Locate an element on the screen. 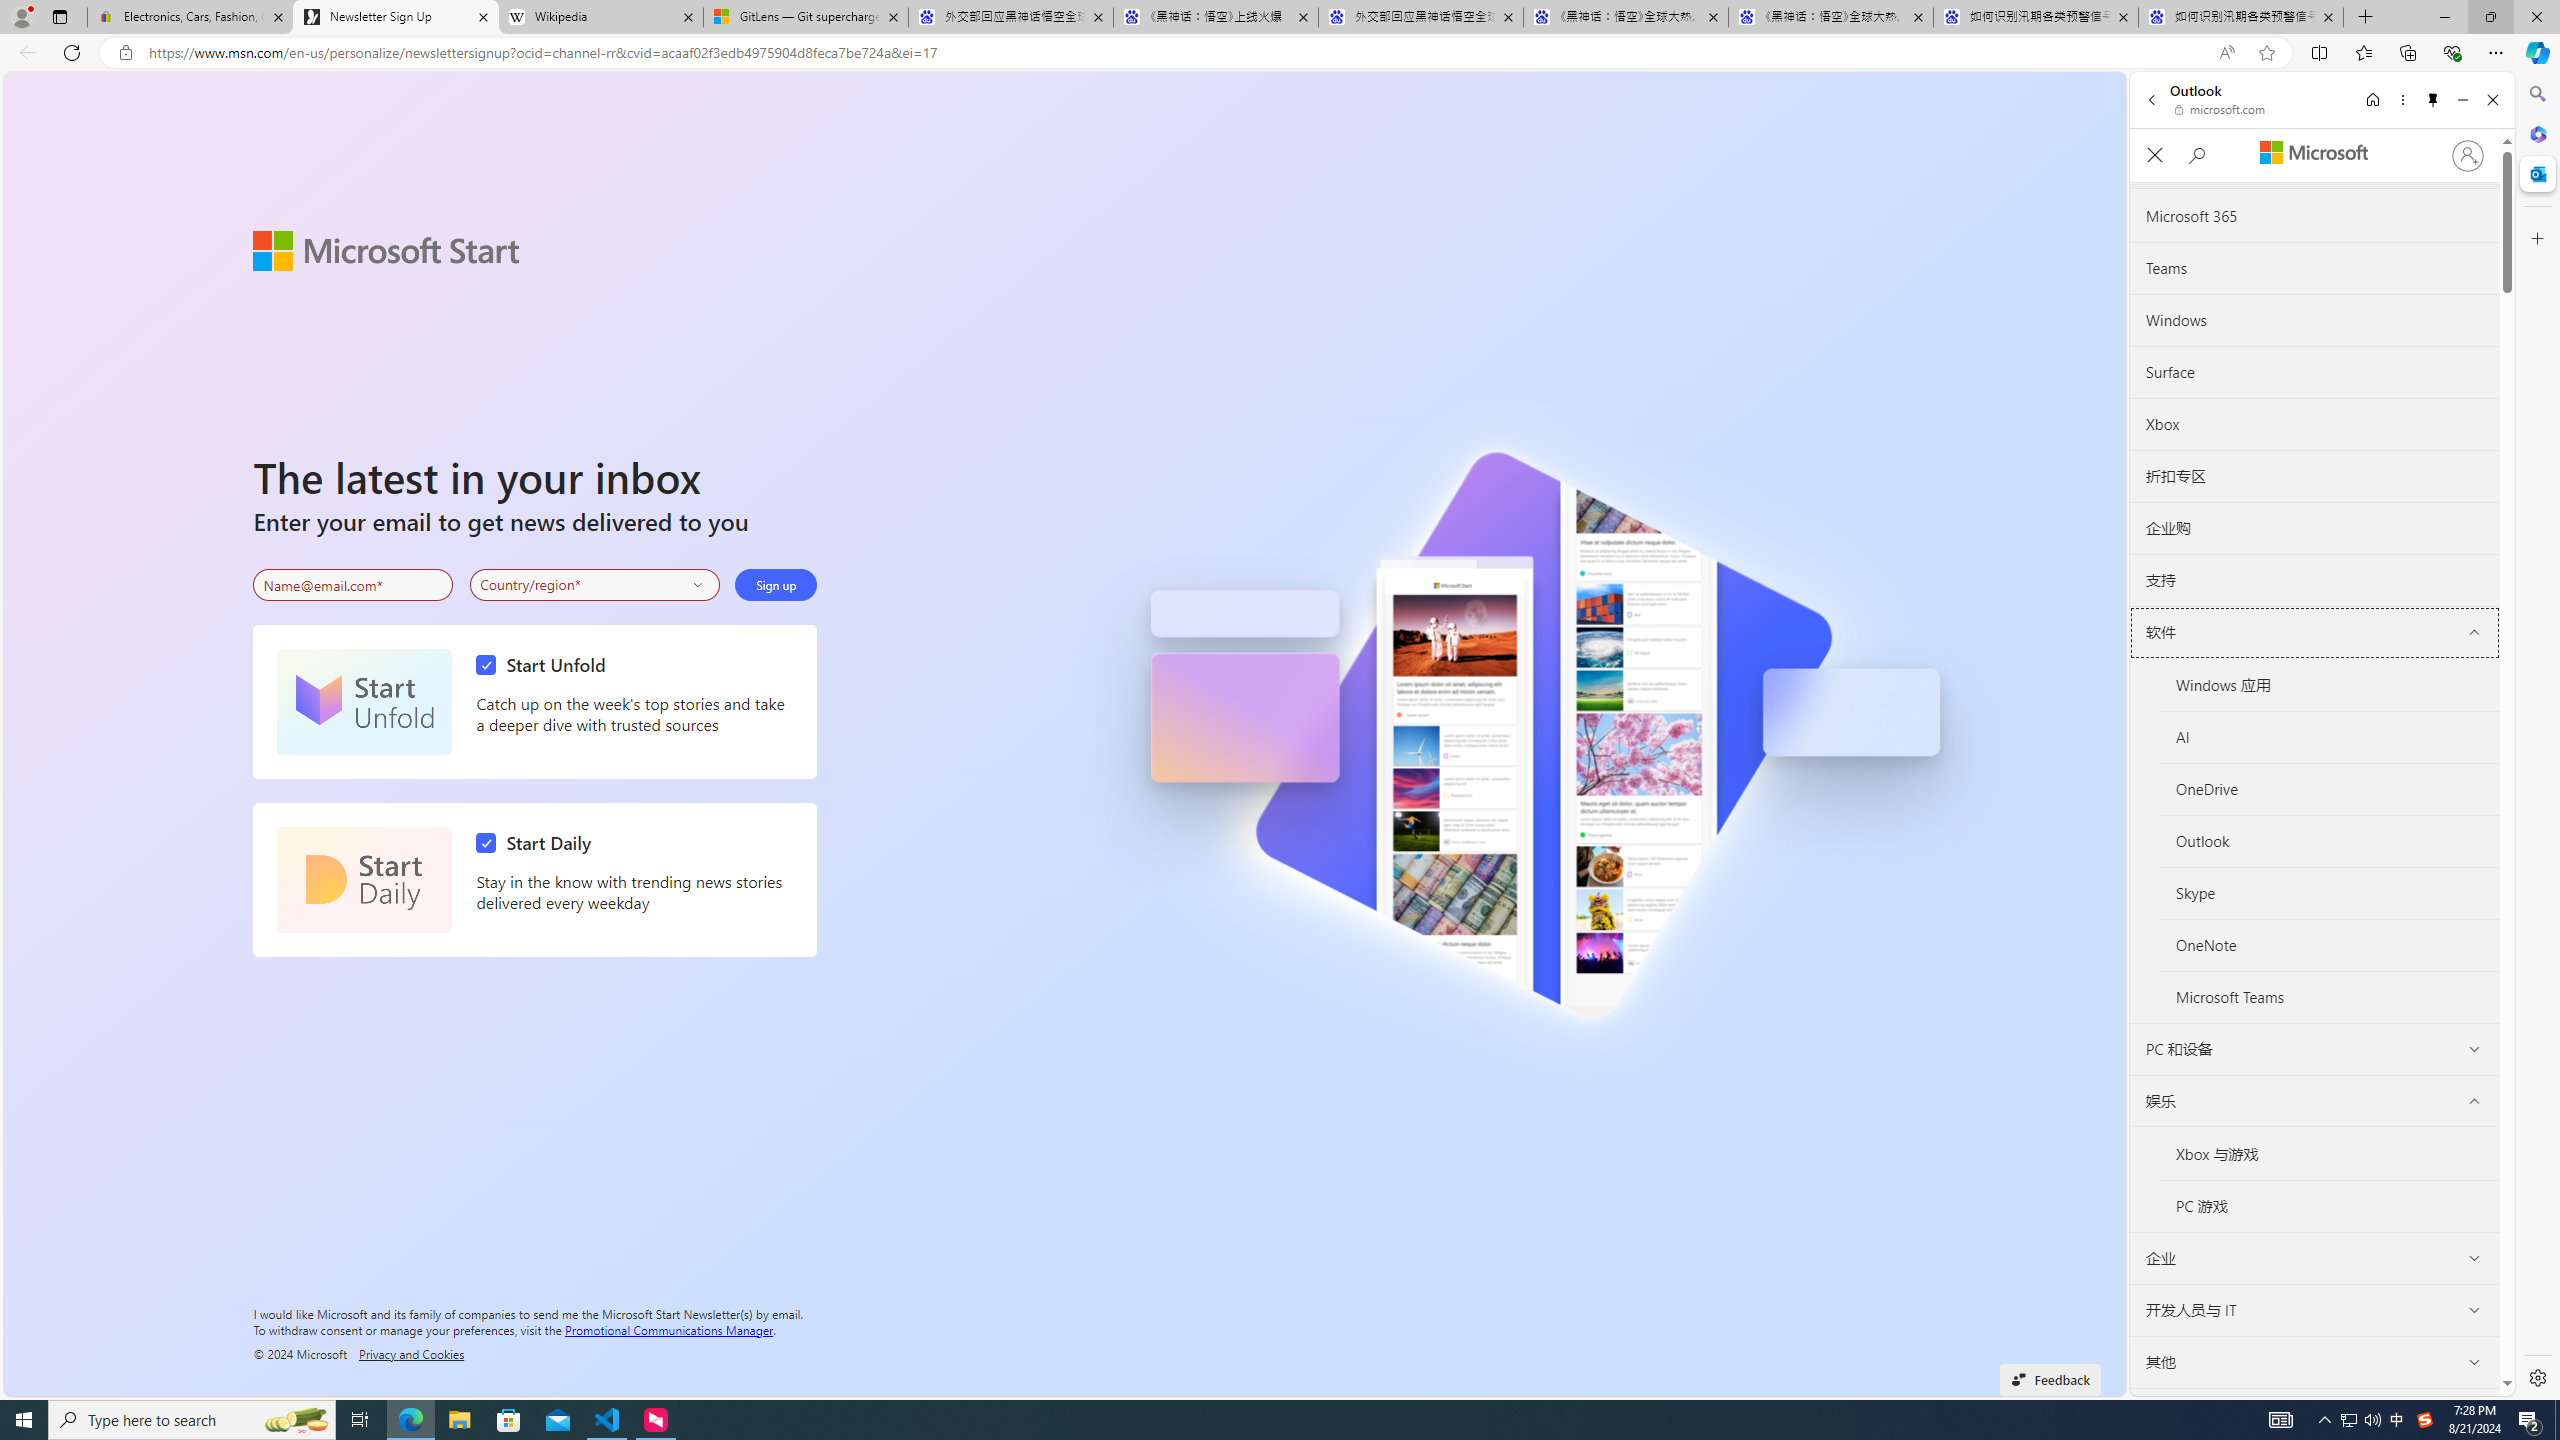 Image resolution: width=2560 pixels, height=1440 pixels. 'AI' is located at coordinates (2329, 738).